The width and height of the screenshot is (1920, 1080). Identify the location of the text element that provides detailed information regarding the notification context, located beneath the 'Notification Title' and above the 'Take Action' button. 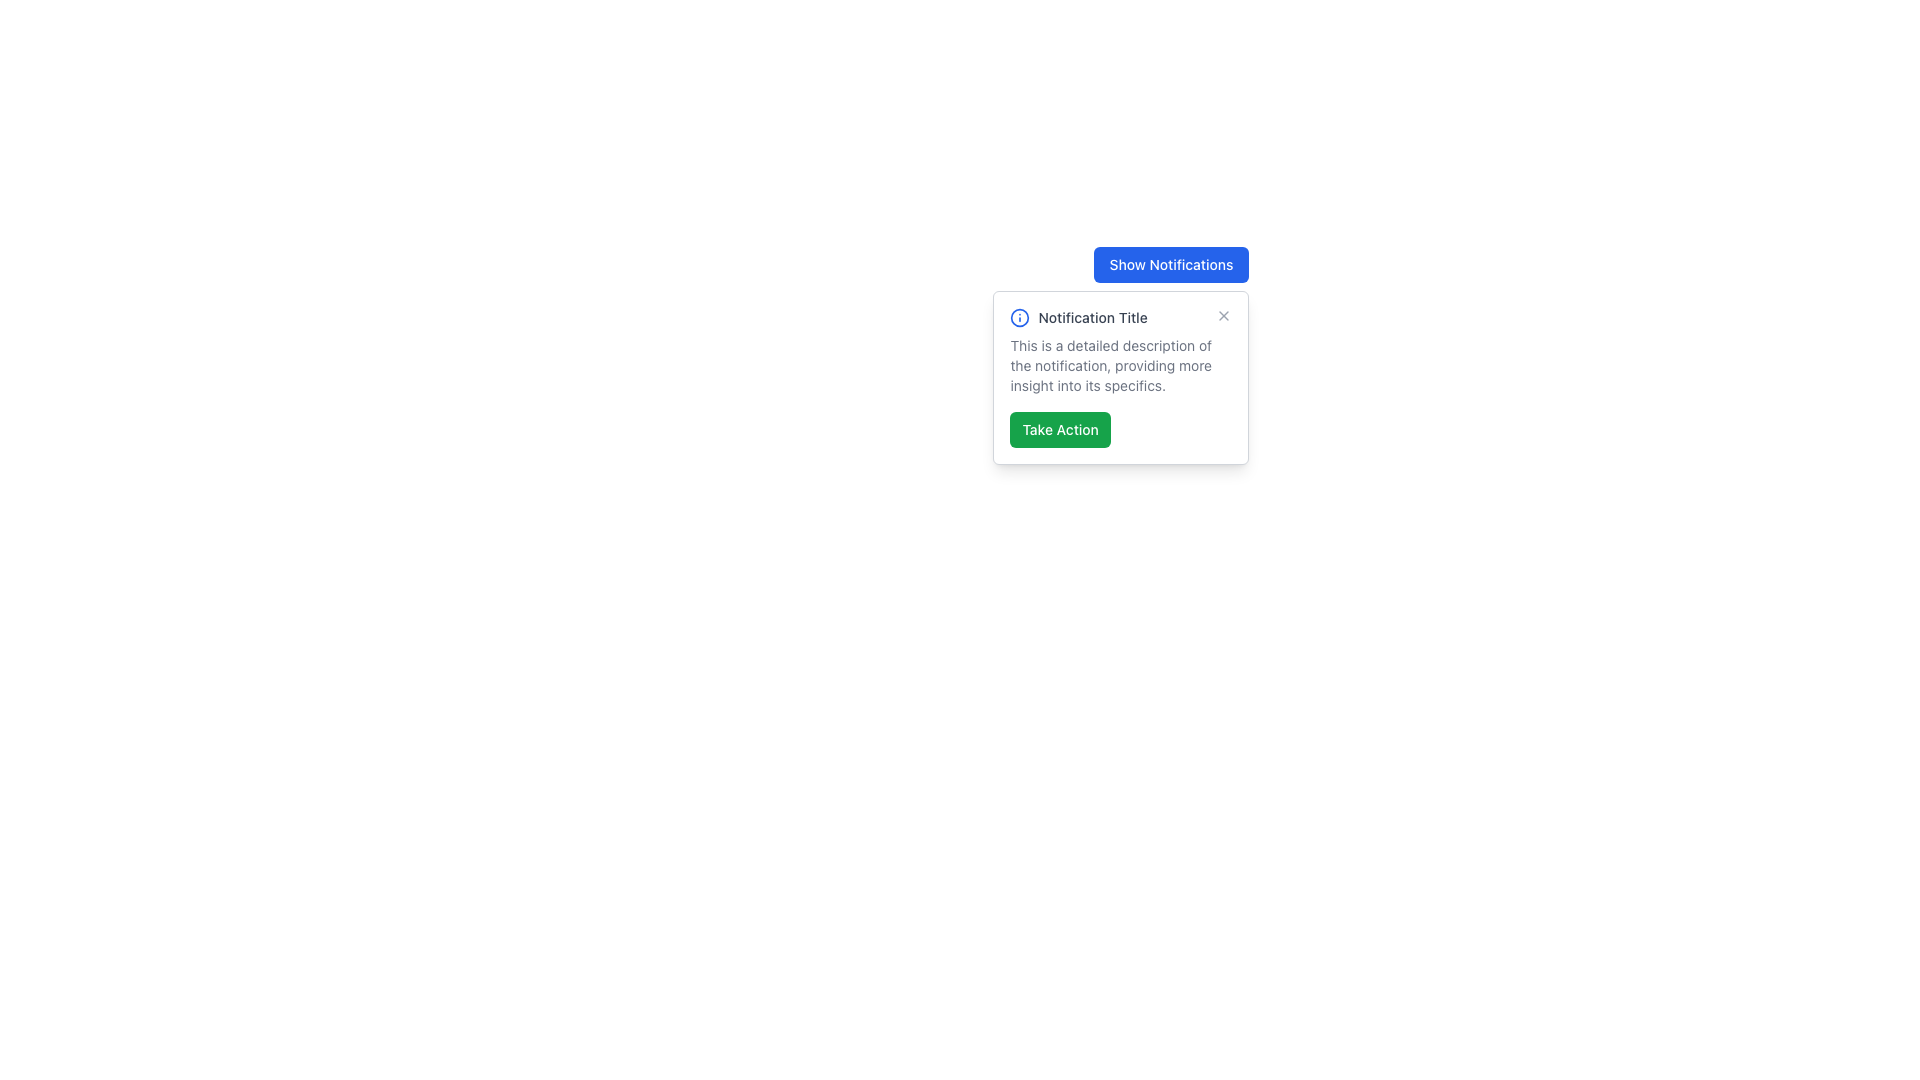
(1121, 366).